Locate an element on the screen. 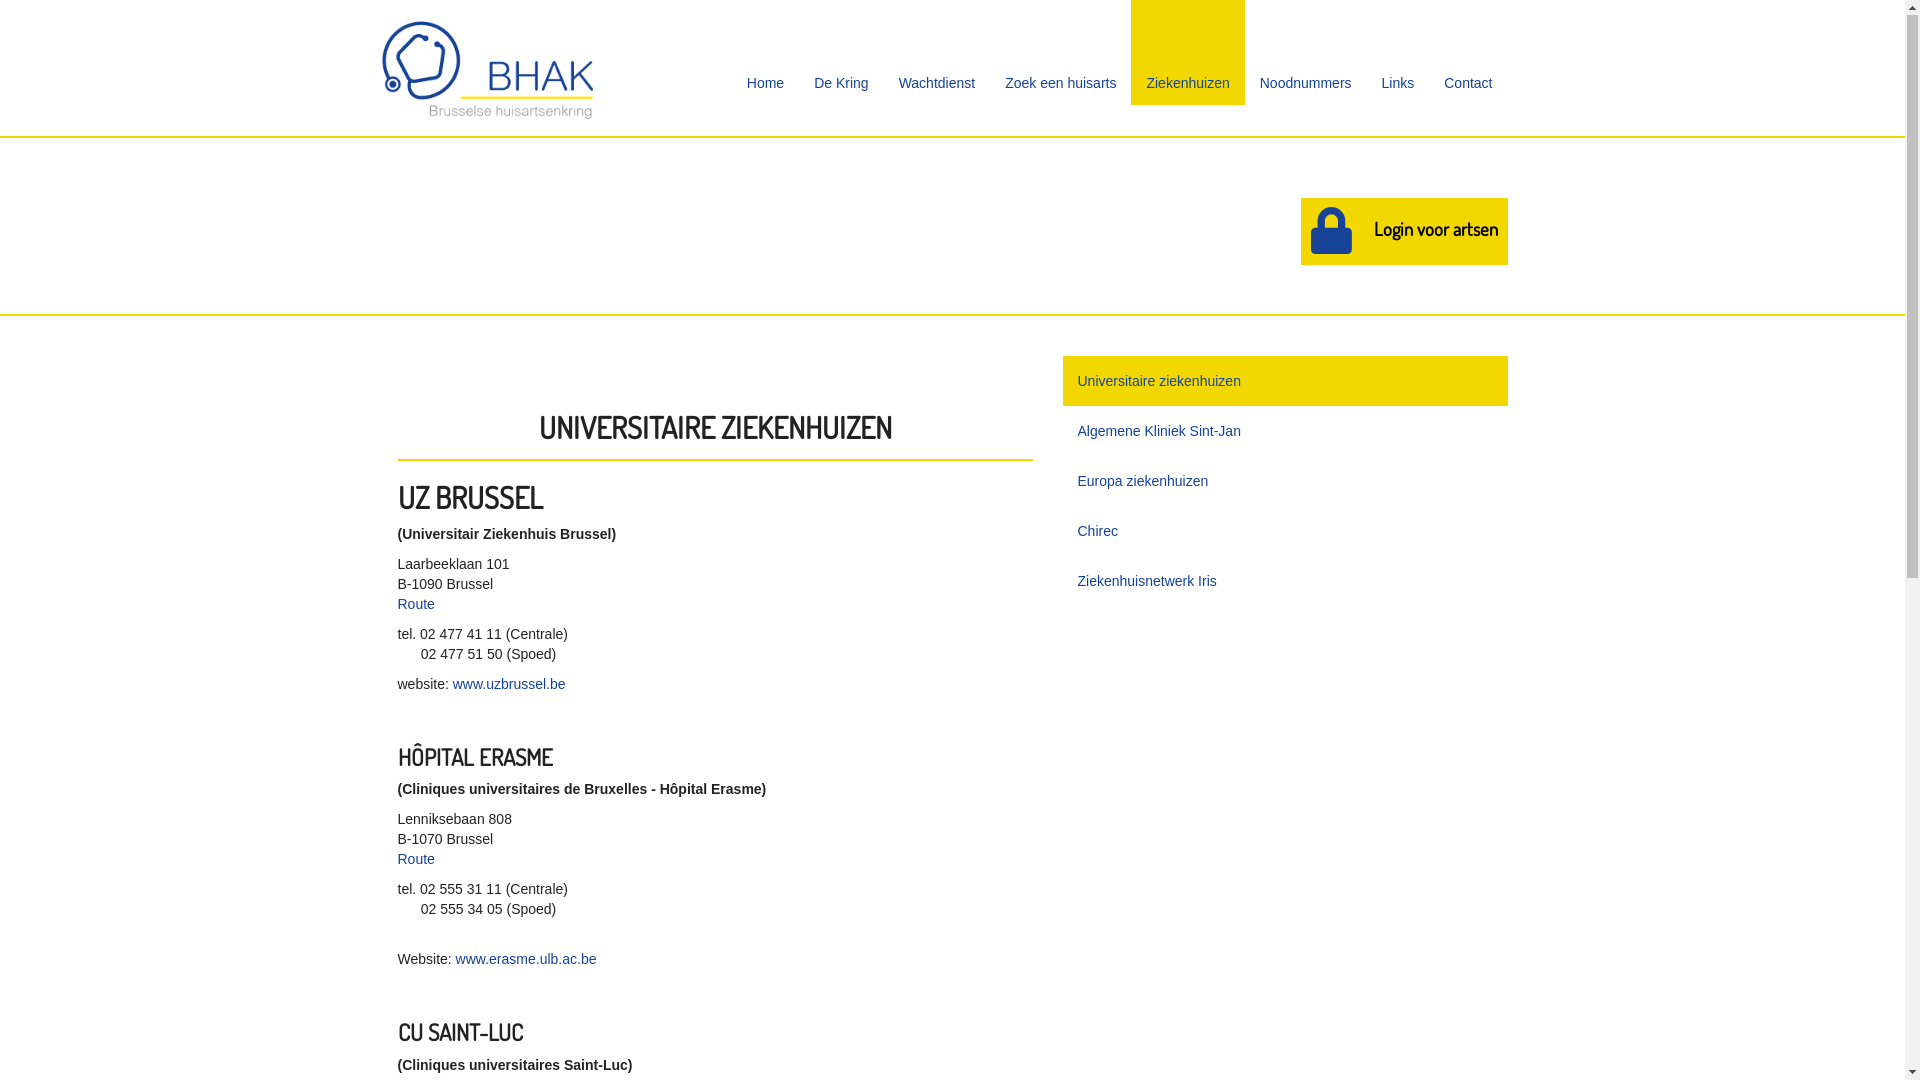  'Wachtdienst' is located at coordinates (936, 52).